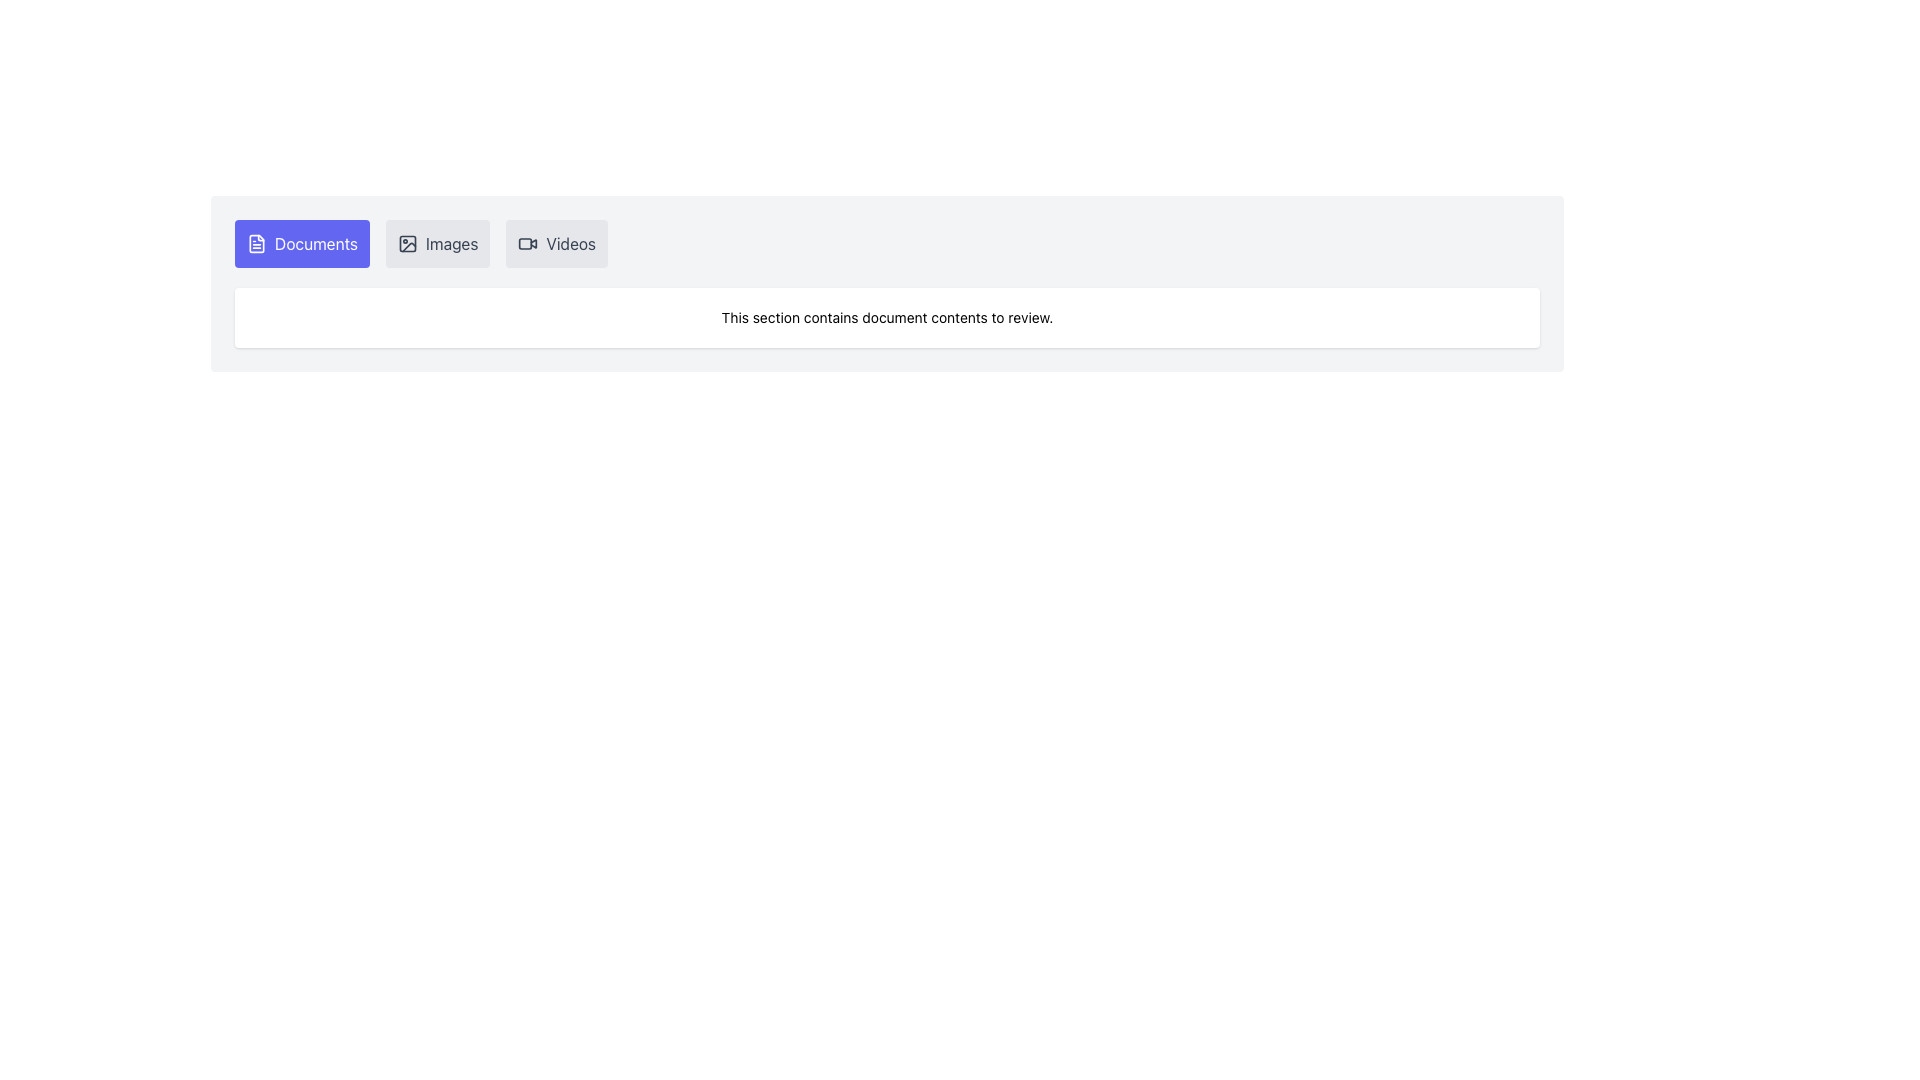 Image resolution: width=1920 pixels, height=1080 pixels. What do you see at coordinates (557, 242) in the screenshot?
I see `the button labeled 'Videos', which is the third button in a group of similar buttons` at bounding box center [557, 242].